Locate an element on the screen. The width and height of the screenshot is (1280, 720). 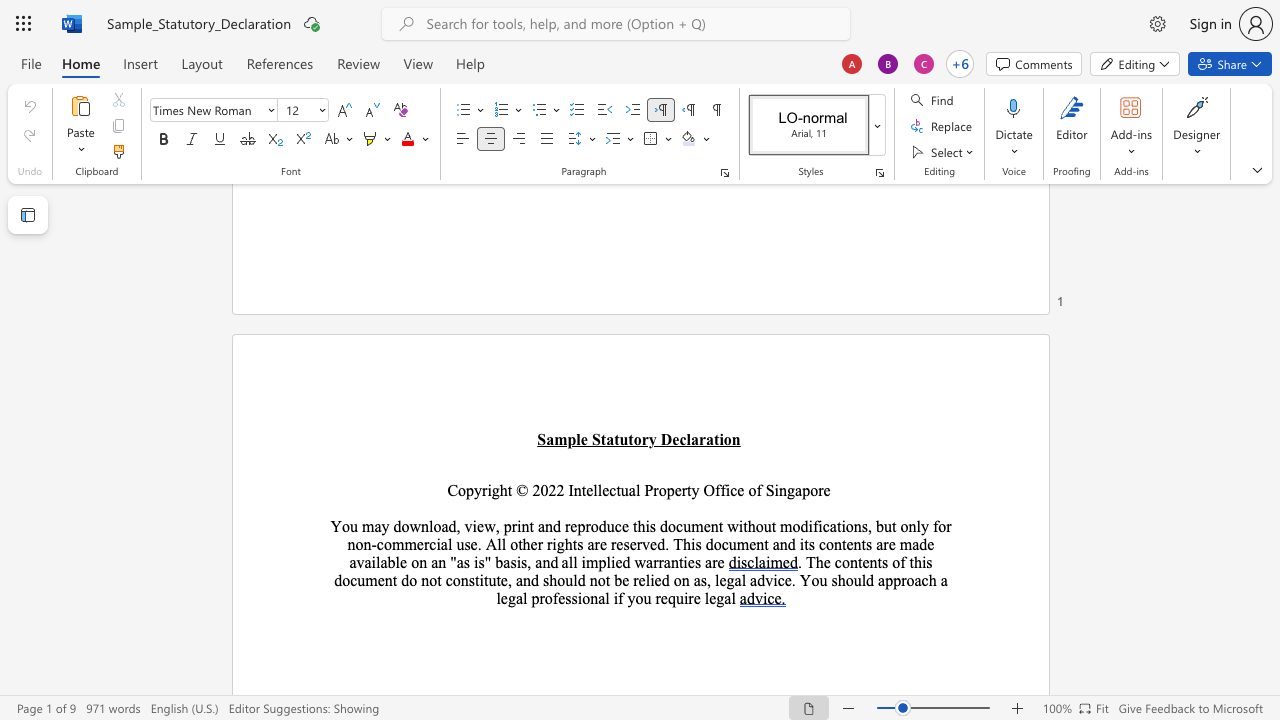
the space between the continuous character "u" and "c" in the text is located at coordinates (613, 525).